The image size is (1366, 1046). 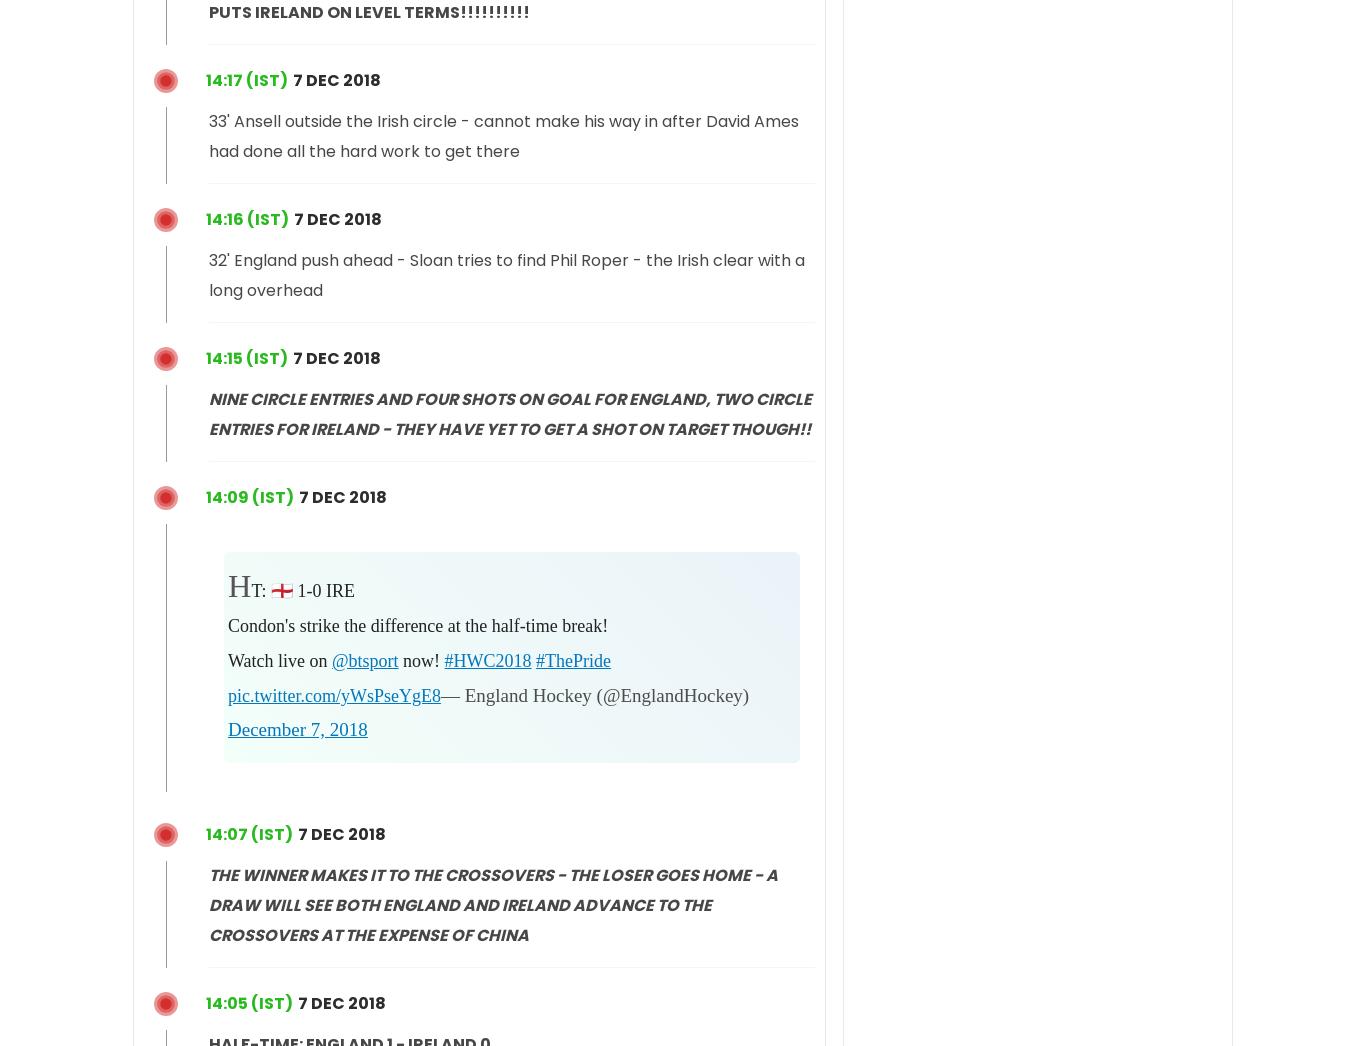 What do you see at coordinates (249, 496) in the screenshot?
I see `'14:09 (IST)'` at bounding box center [249, 496].